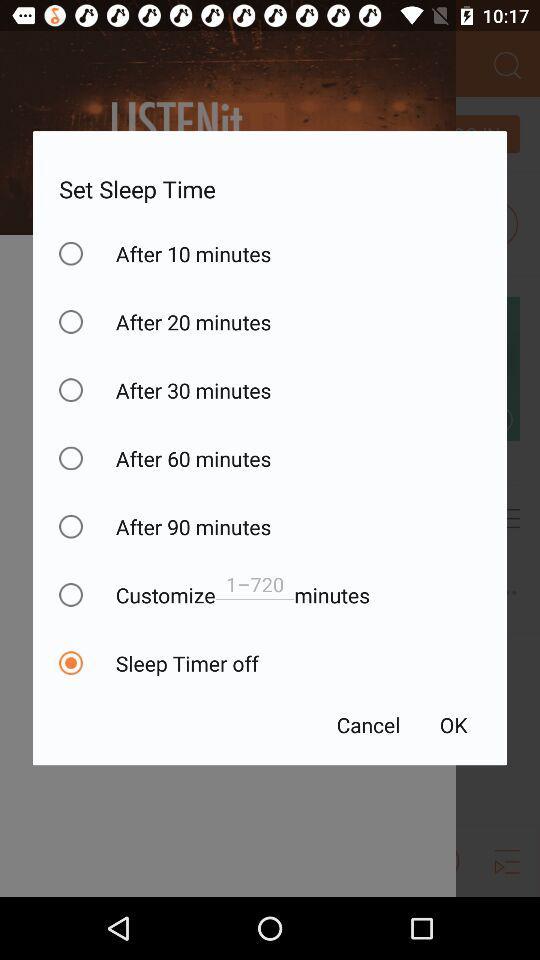 The height and width of the screenshot is (960, 540). I want to click on the notifications icon, so click(441, 921).